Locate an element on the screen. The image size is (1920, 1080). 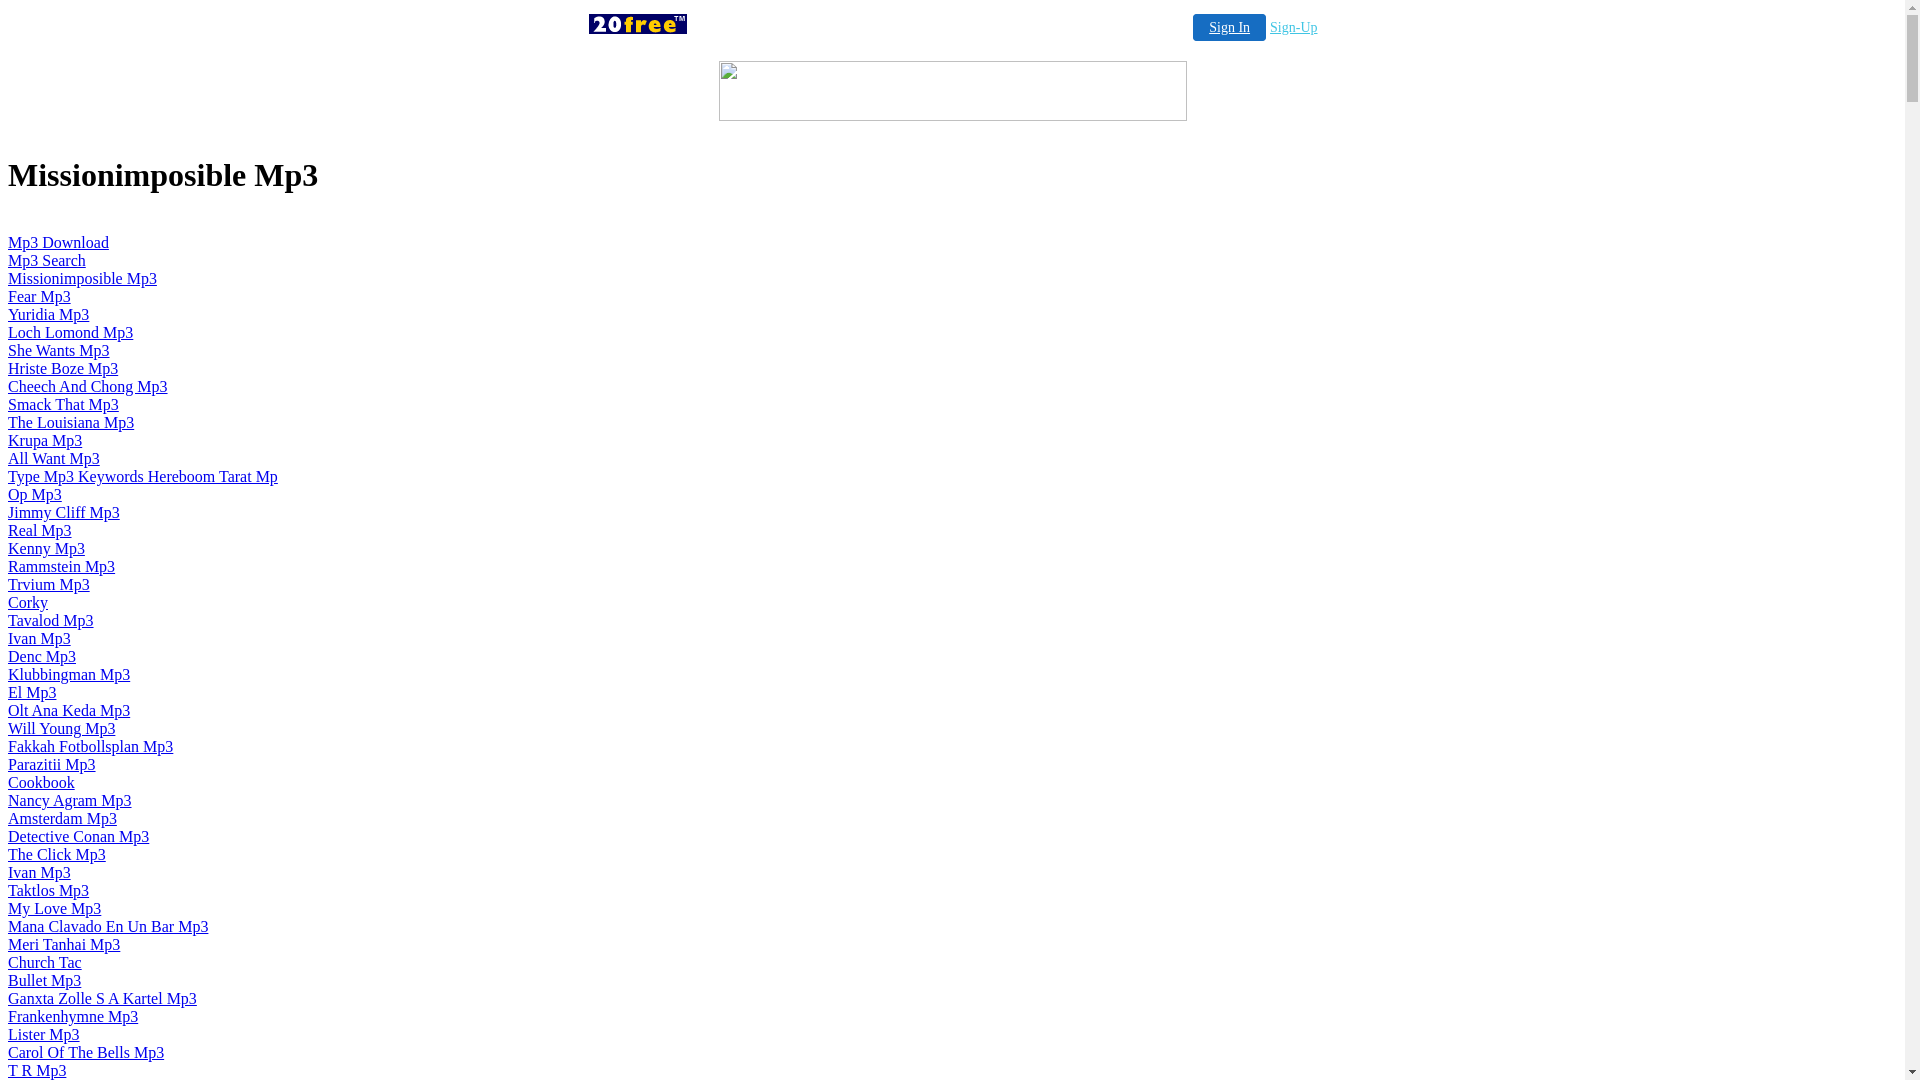
'Rammstein Mp3' is located at coordinates (61, 566).